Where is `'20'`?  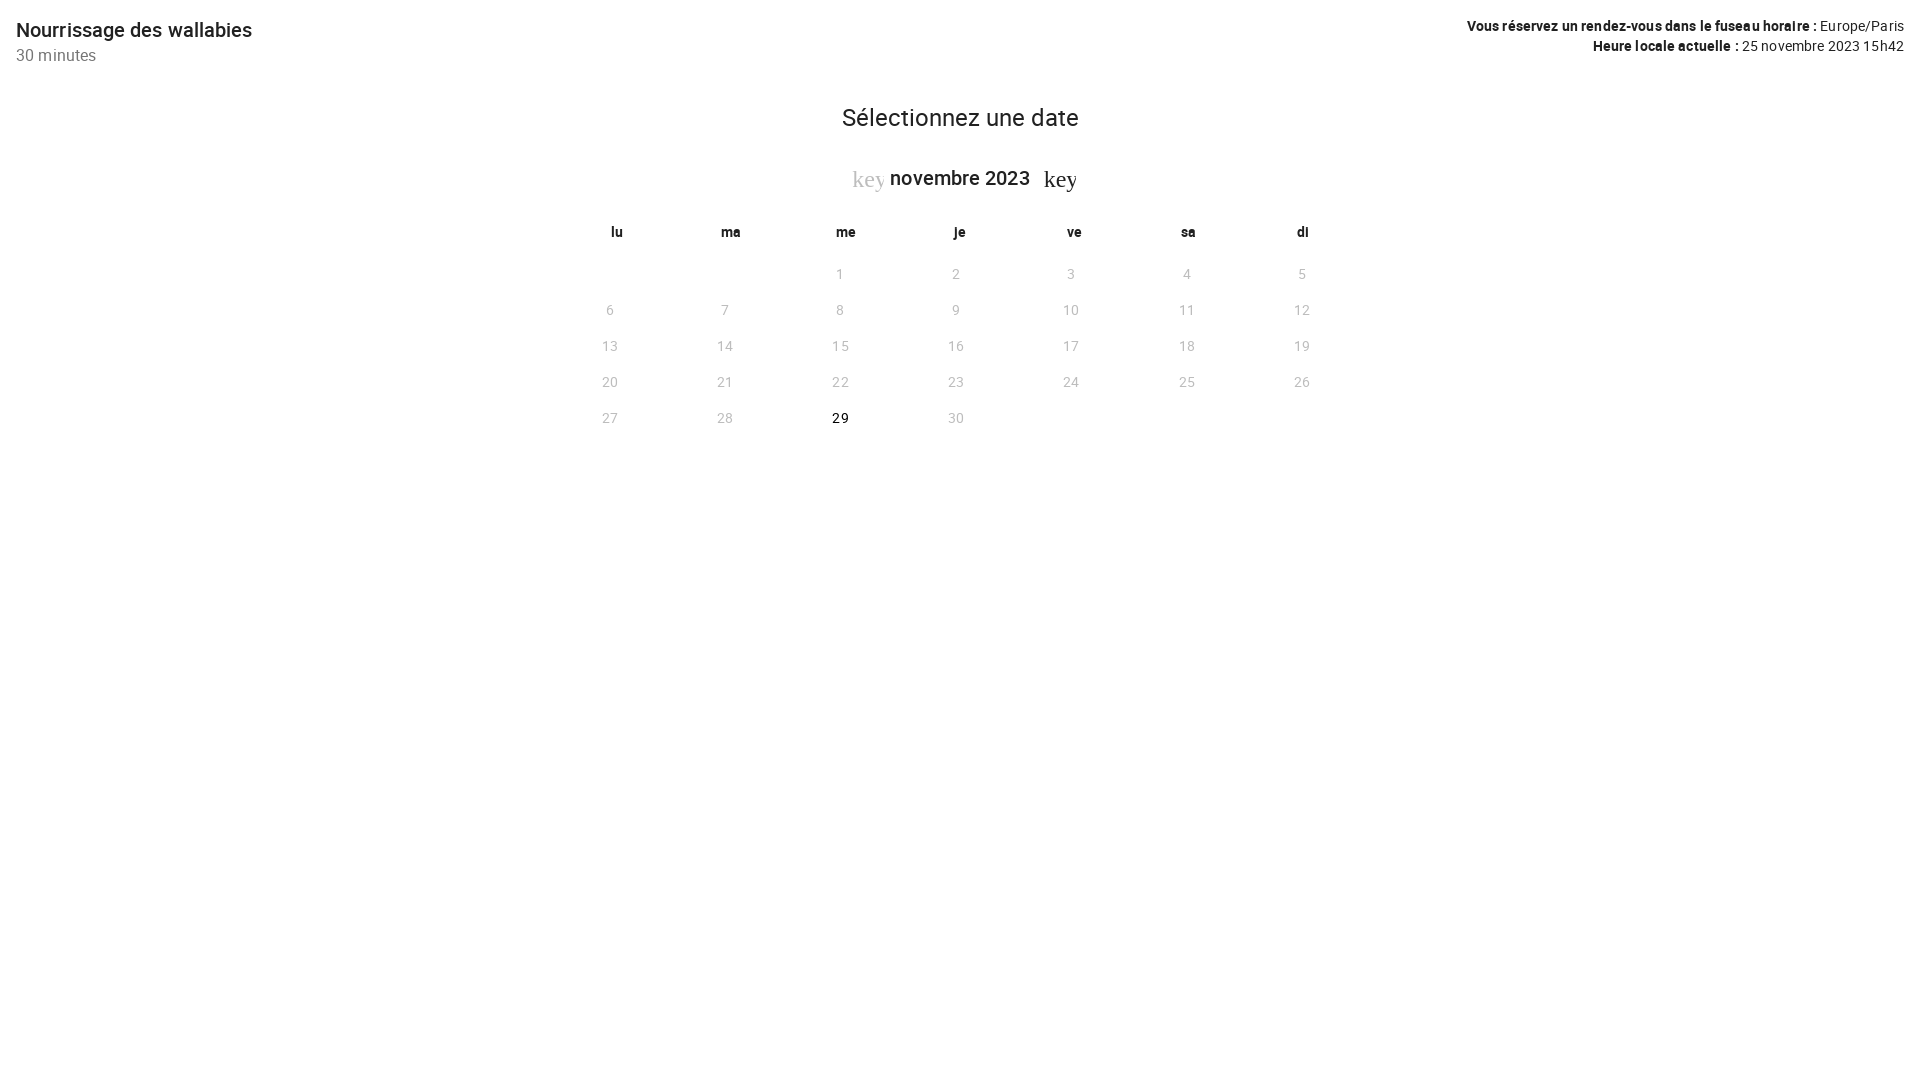
'20' is located at coordinates (608, 381).